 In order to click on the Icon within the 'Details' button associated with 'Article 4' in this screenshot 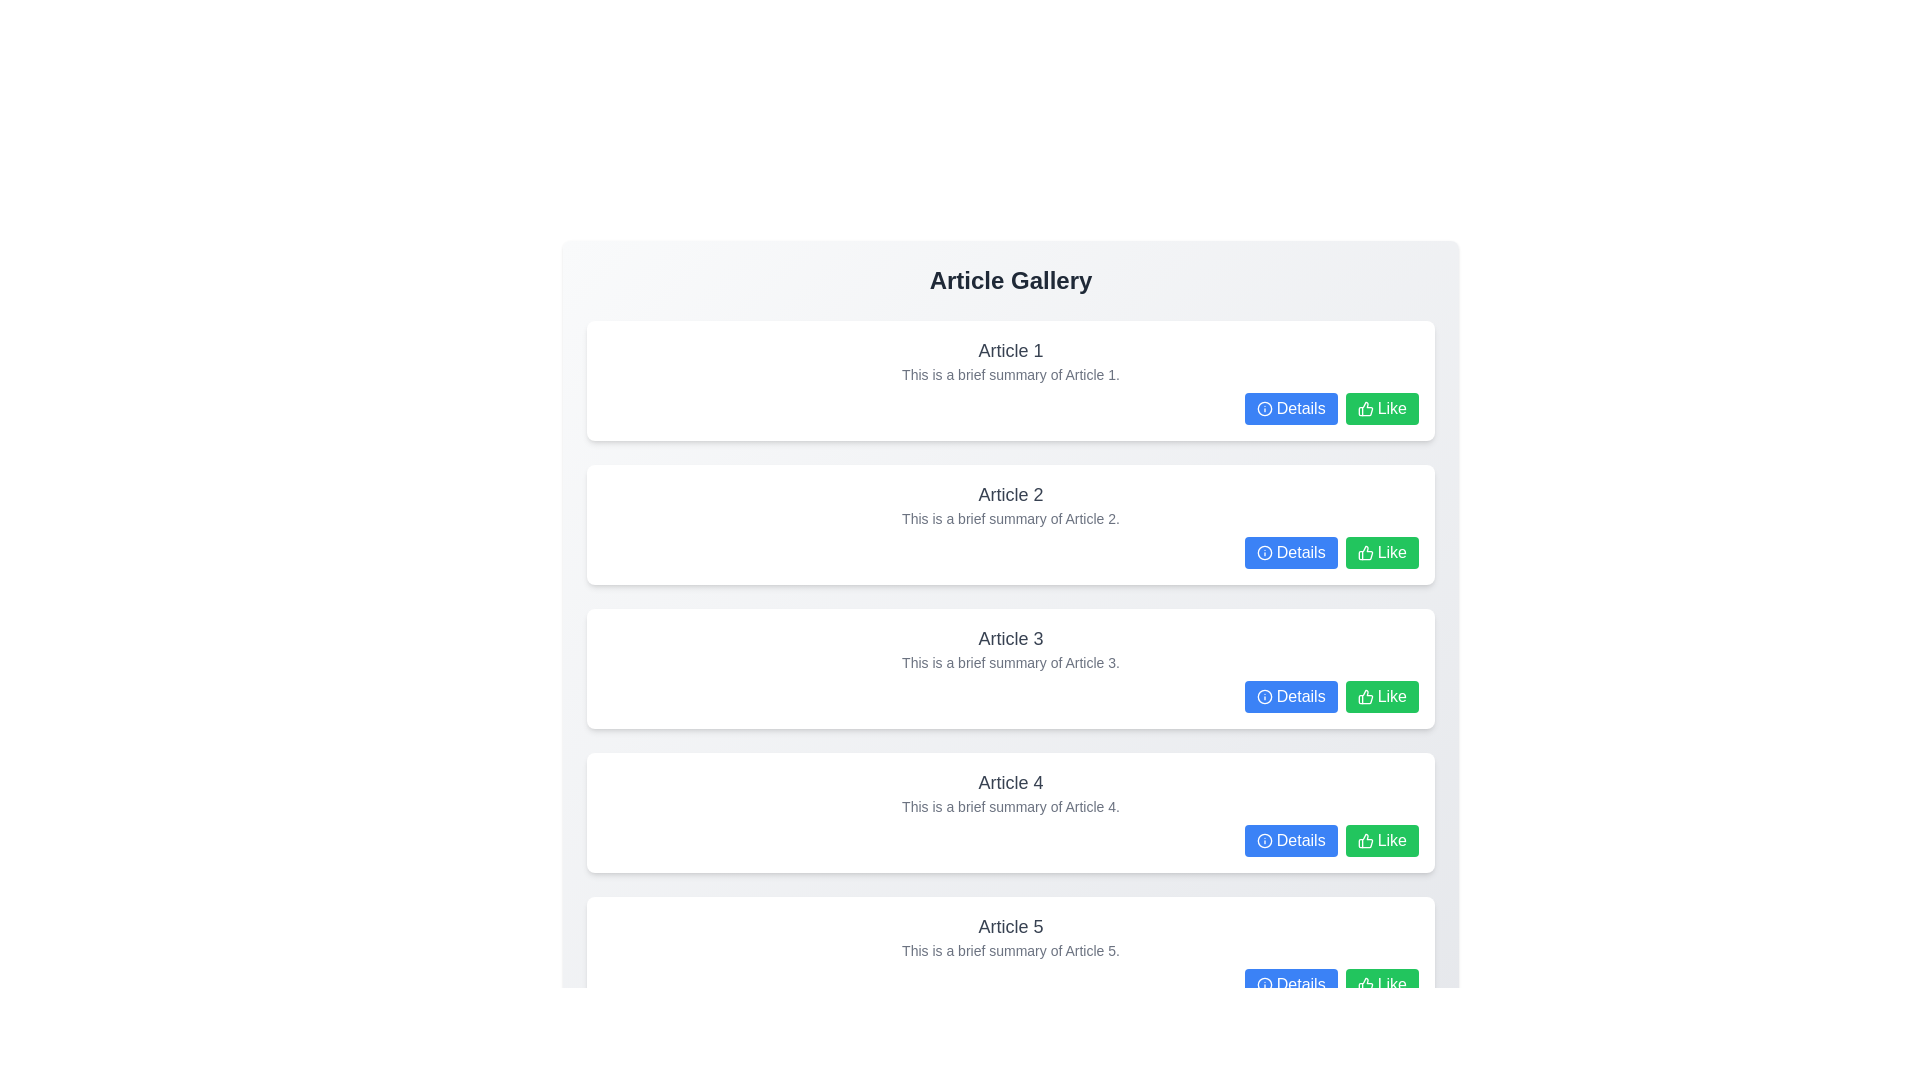, I will do `click(1263, 840)`.